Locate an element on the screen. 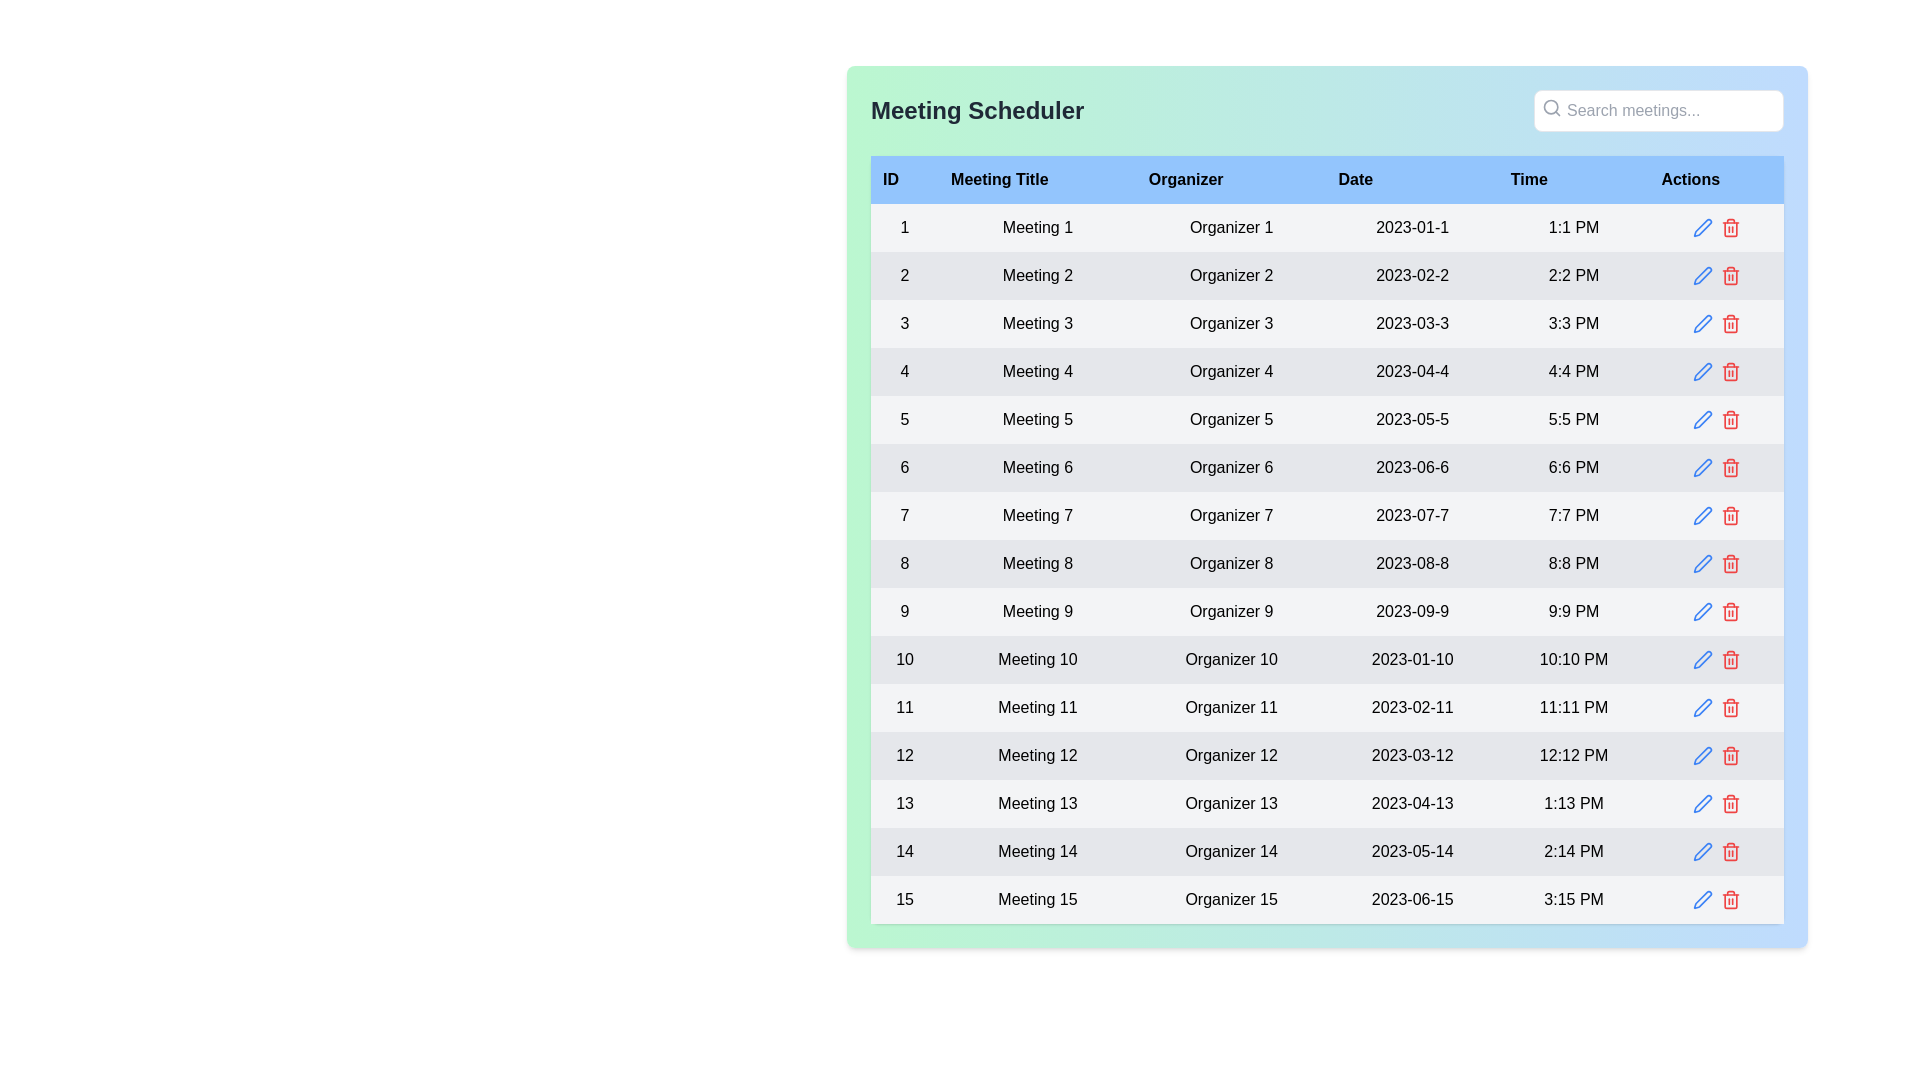 This screenshot has width=1920, height=1080. the static label displaying the date of the event located in the 'Date' column of the sixth row, positioned between 'Organizer 6' and '6:6 PM' is located at coordinates (1411, 467).